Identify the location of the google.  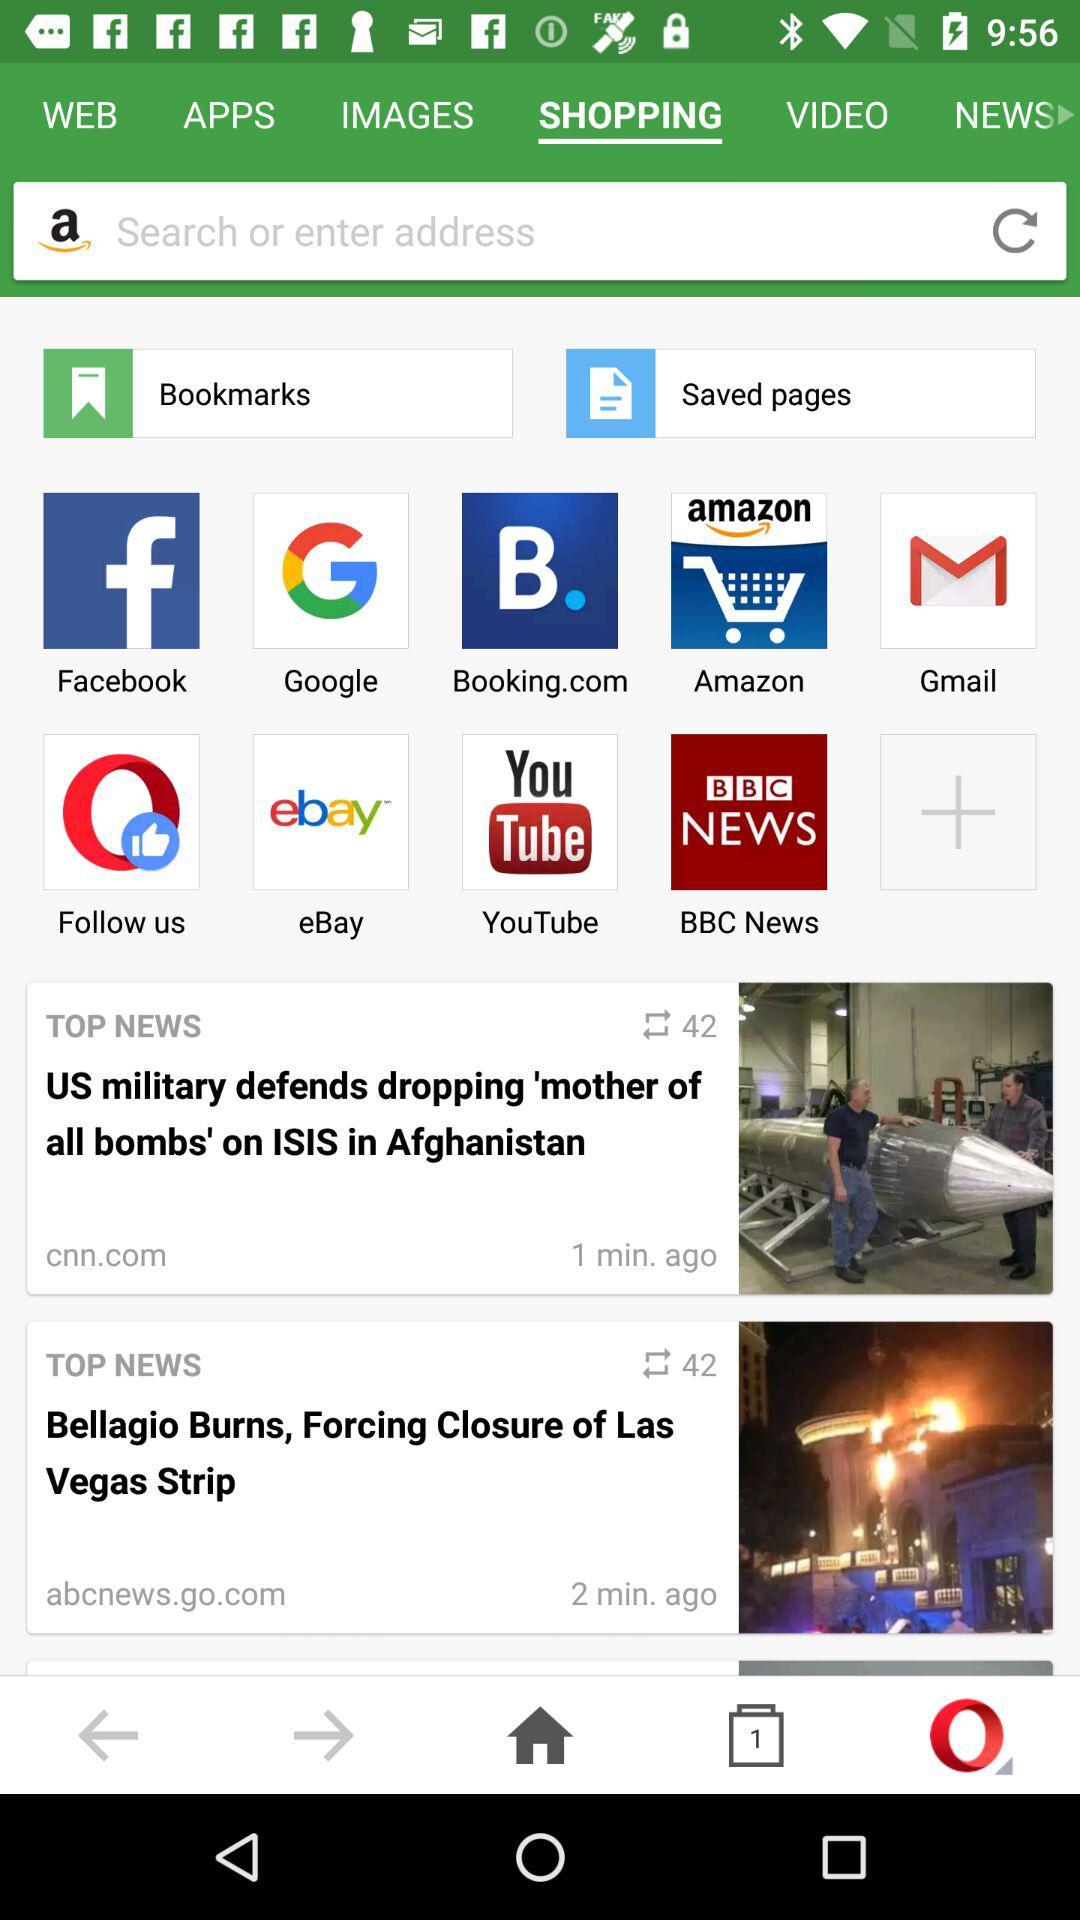
(329, 586).